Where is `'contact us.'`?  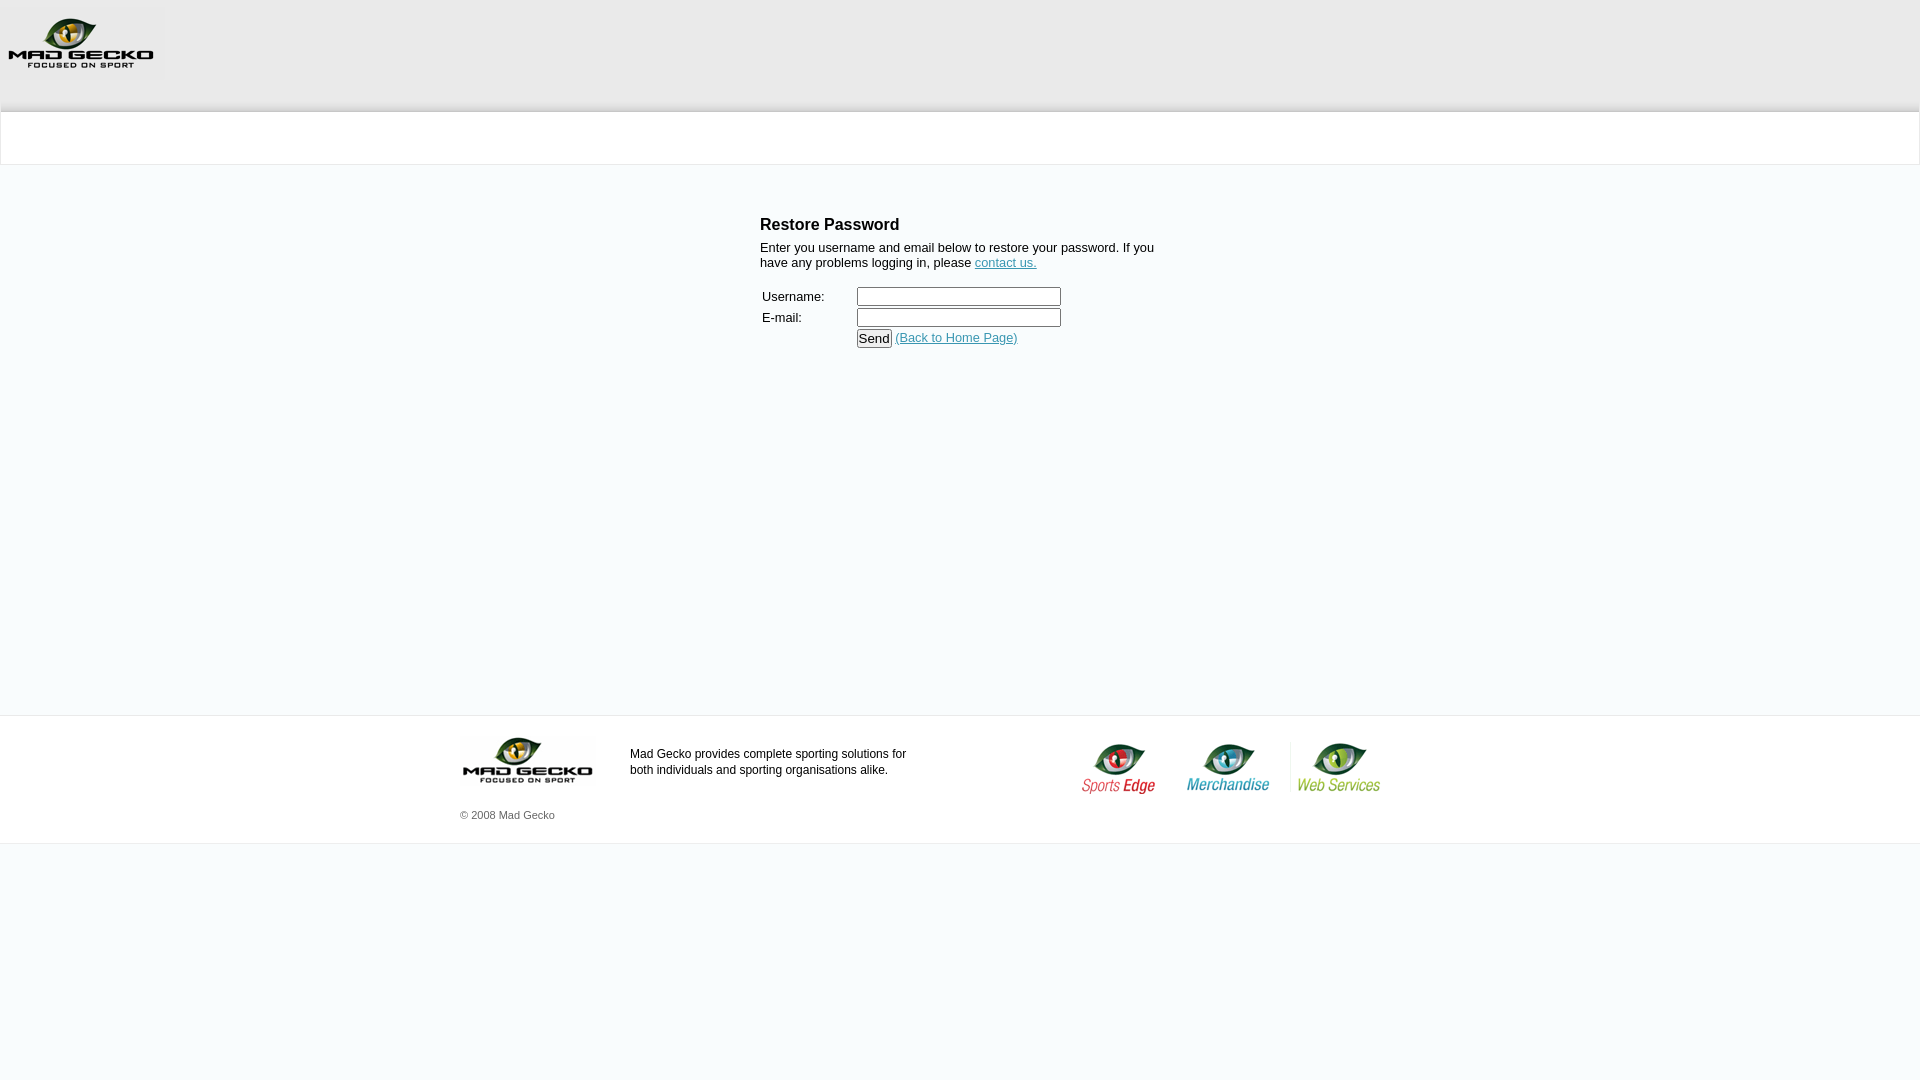
'contact us.' is located at coordinates (974, 261).